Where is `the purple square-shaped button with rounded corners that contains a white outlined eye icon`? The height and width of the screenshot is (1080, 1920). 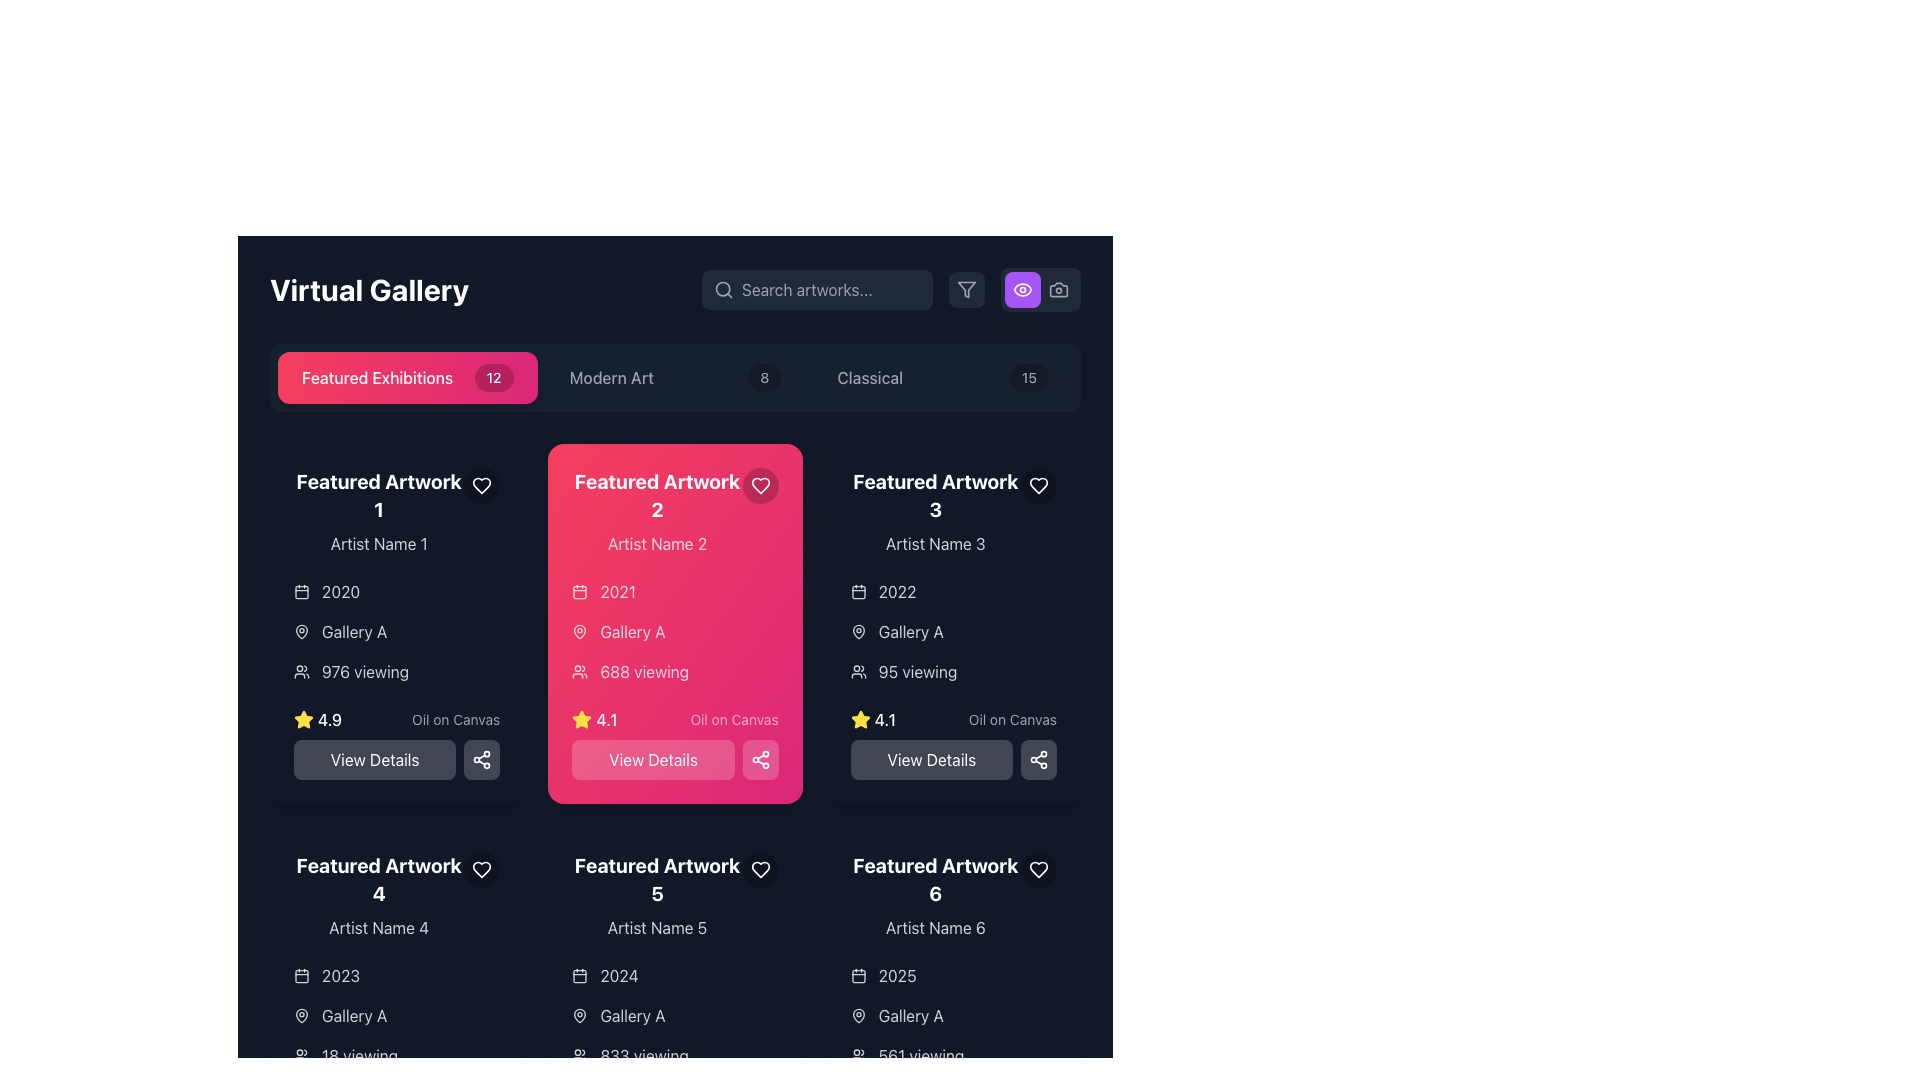 the purple square-shaped button with rounded corners that contains a white outlined eye icon is located at coordinates (1022, 289).